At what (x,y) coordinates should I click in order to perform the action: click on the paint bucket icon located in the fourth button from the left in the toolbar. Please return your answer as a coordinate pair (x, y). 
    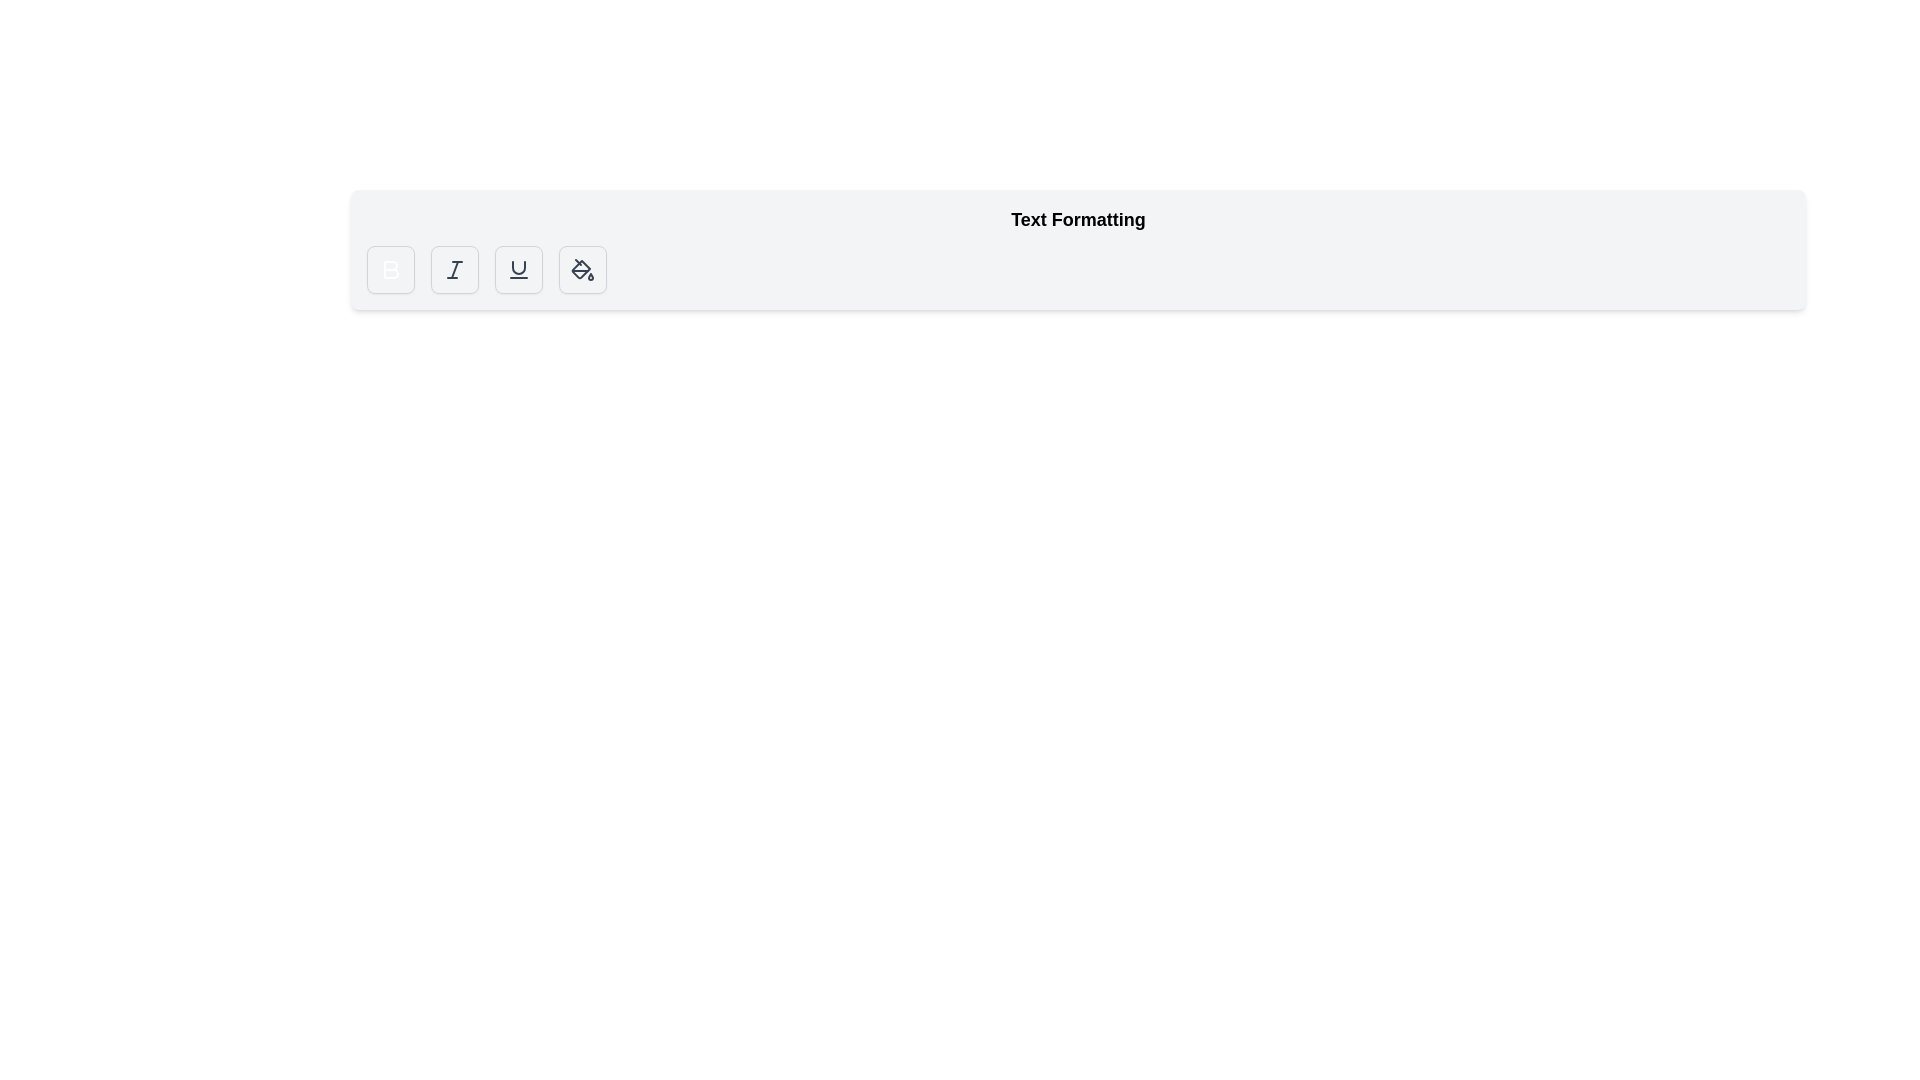
    Looking at the image, I should click on (581, 270).